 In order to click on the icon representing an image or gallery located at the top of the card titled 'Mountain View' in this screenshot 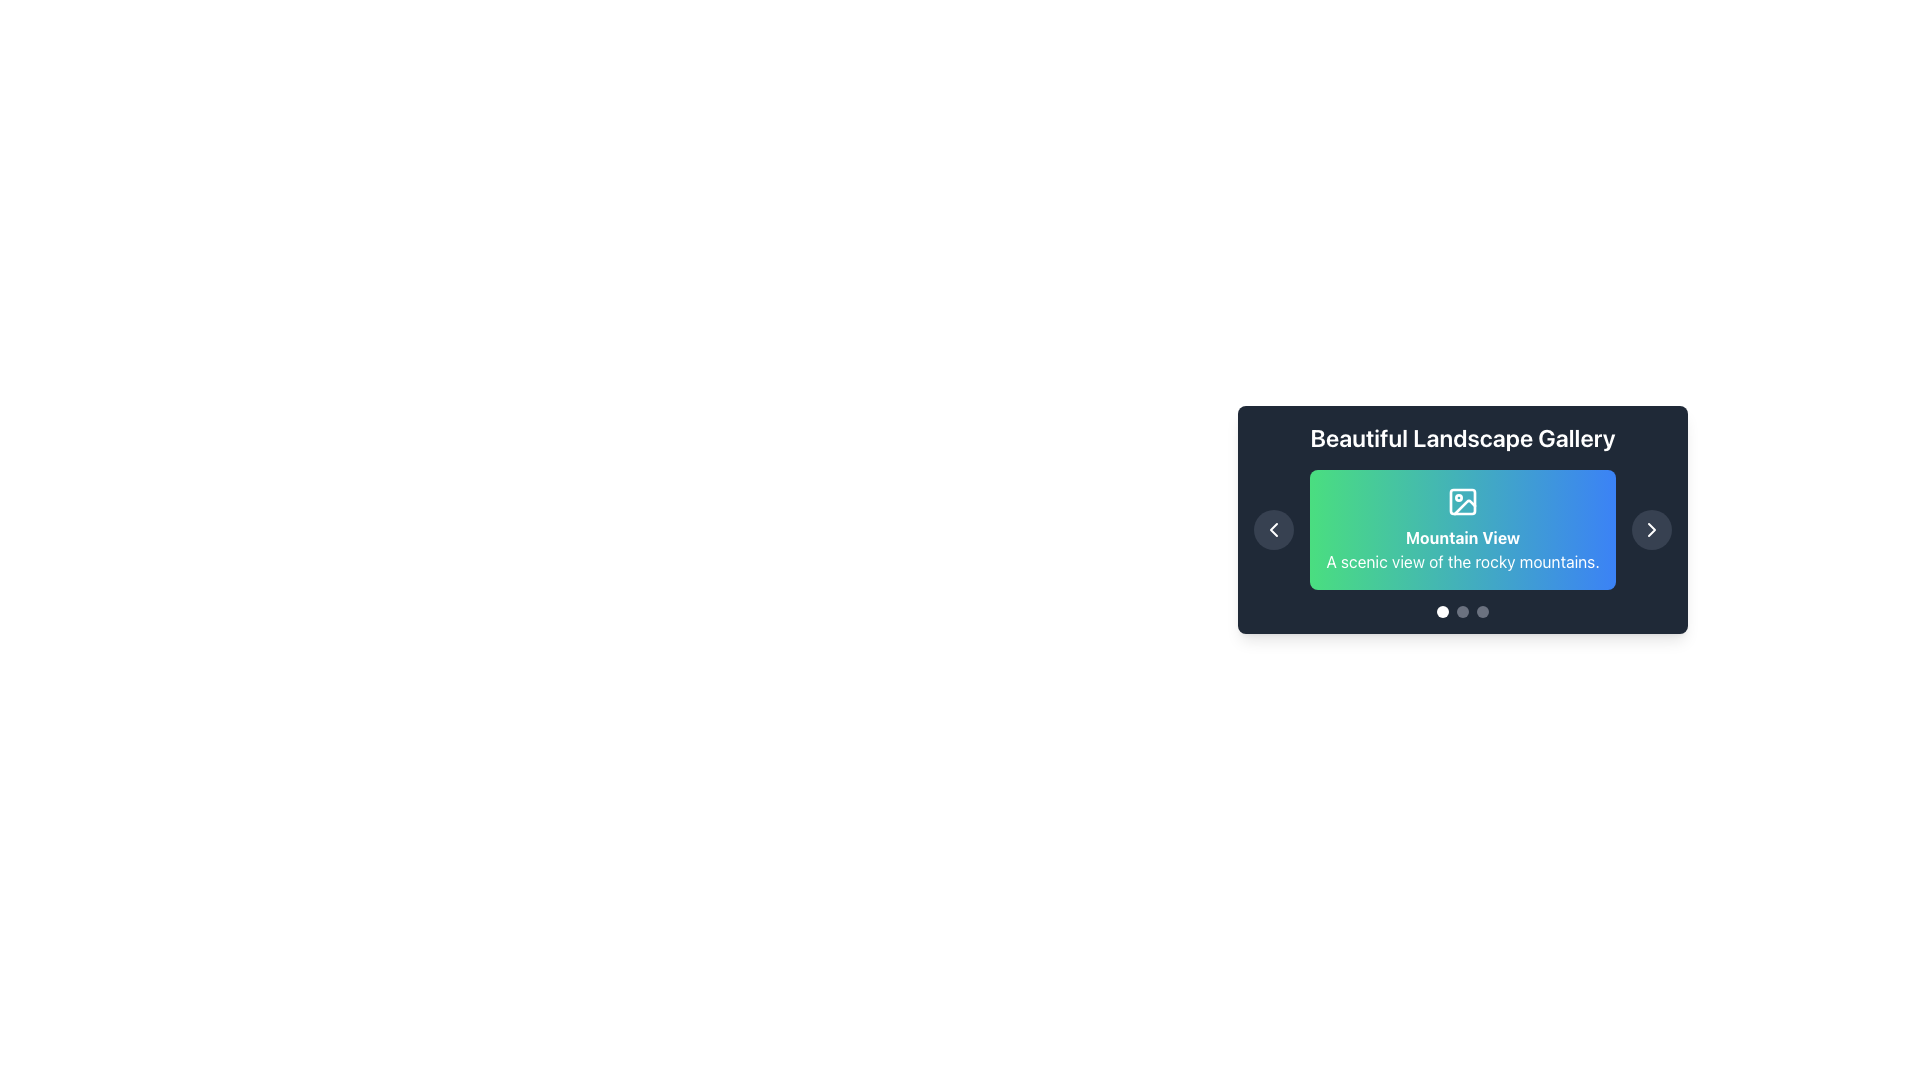, I will do `click(1463, 500)`.